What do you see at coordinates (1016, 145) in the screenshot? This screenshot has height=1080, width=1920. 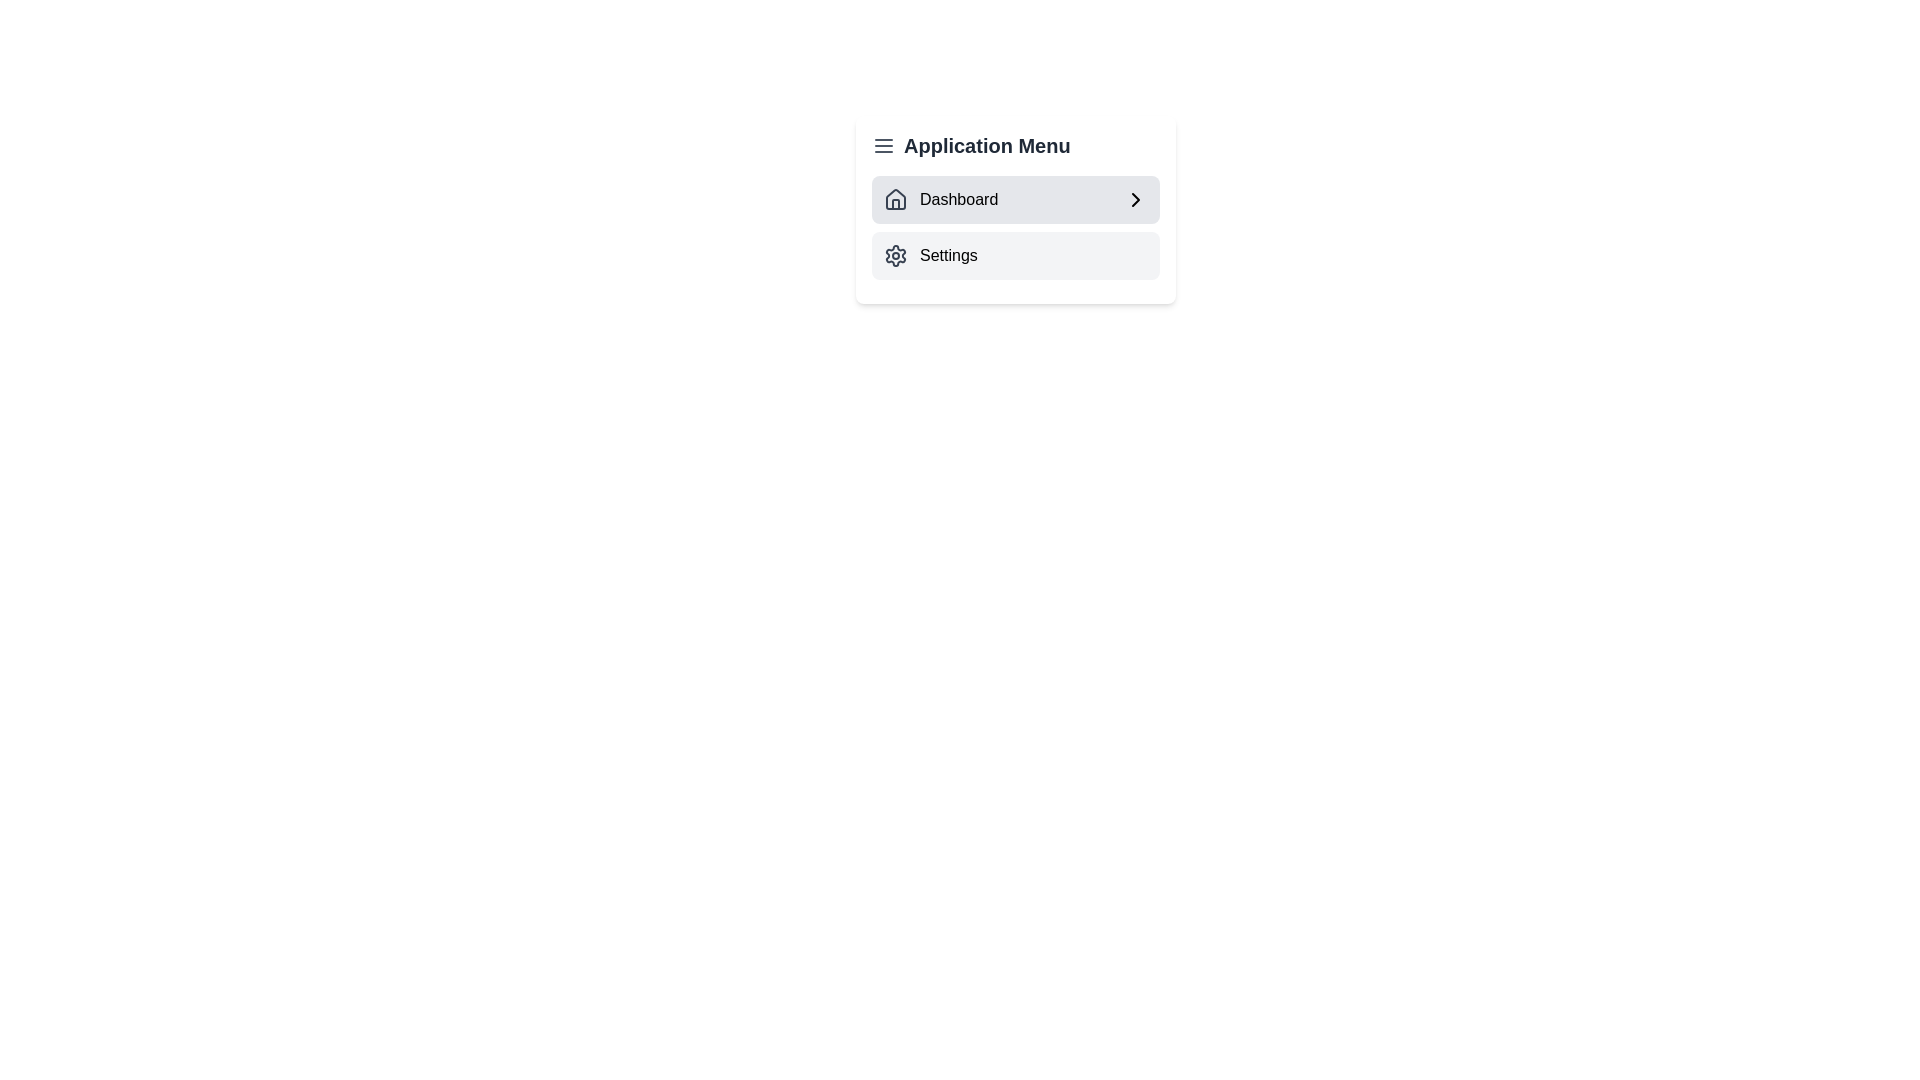 I see `the text label 'Application Menu' which is styled in bold, large font and positioned at the top of a navigation panel` at bounding box center [1016, 145].